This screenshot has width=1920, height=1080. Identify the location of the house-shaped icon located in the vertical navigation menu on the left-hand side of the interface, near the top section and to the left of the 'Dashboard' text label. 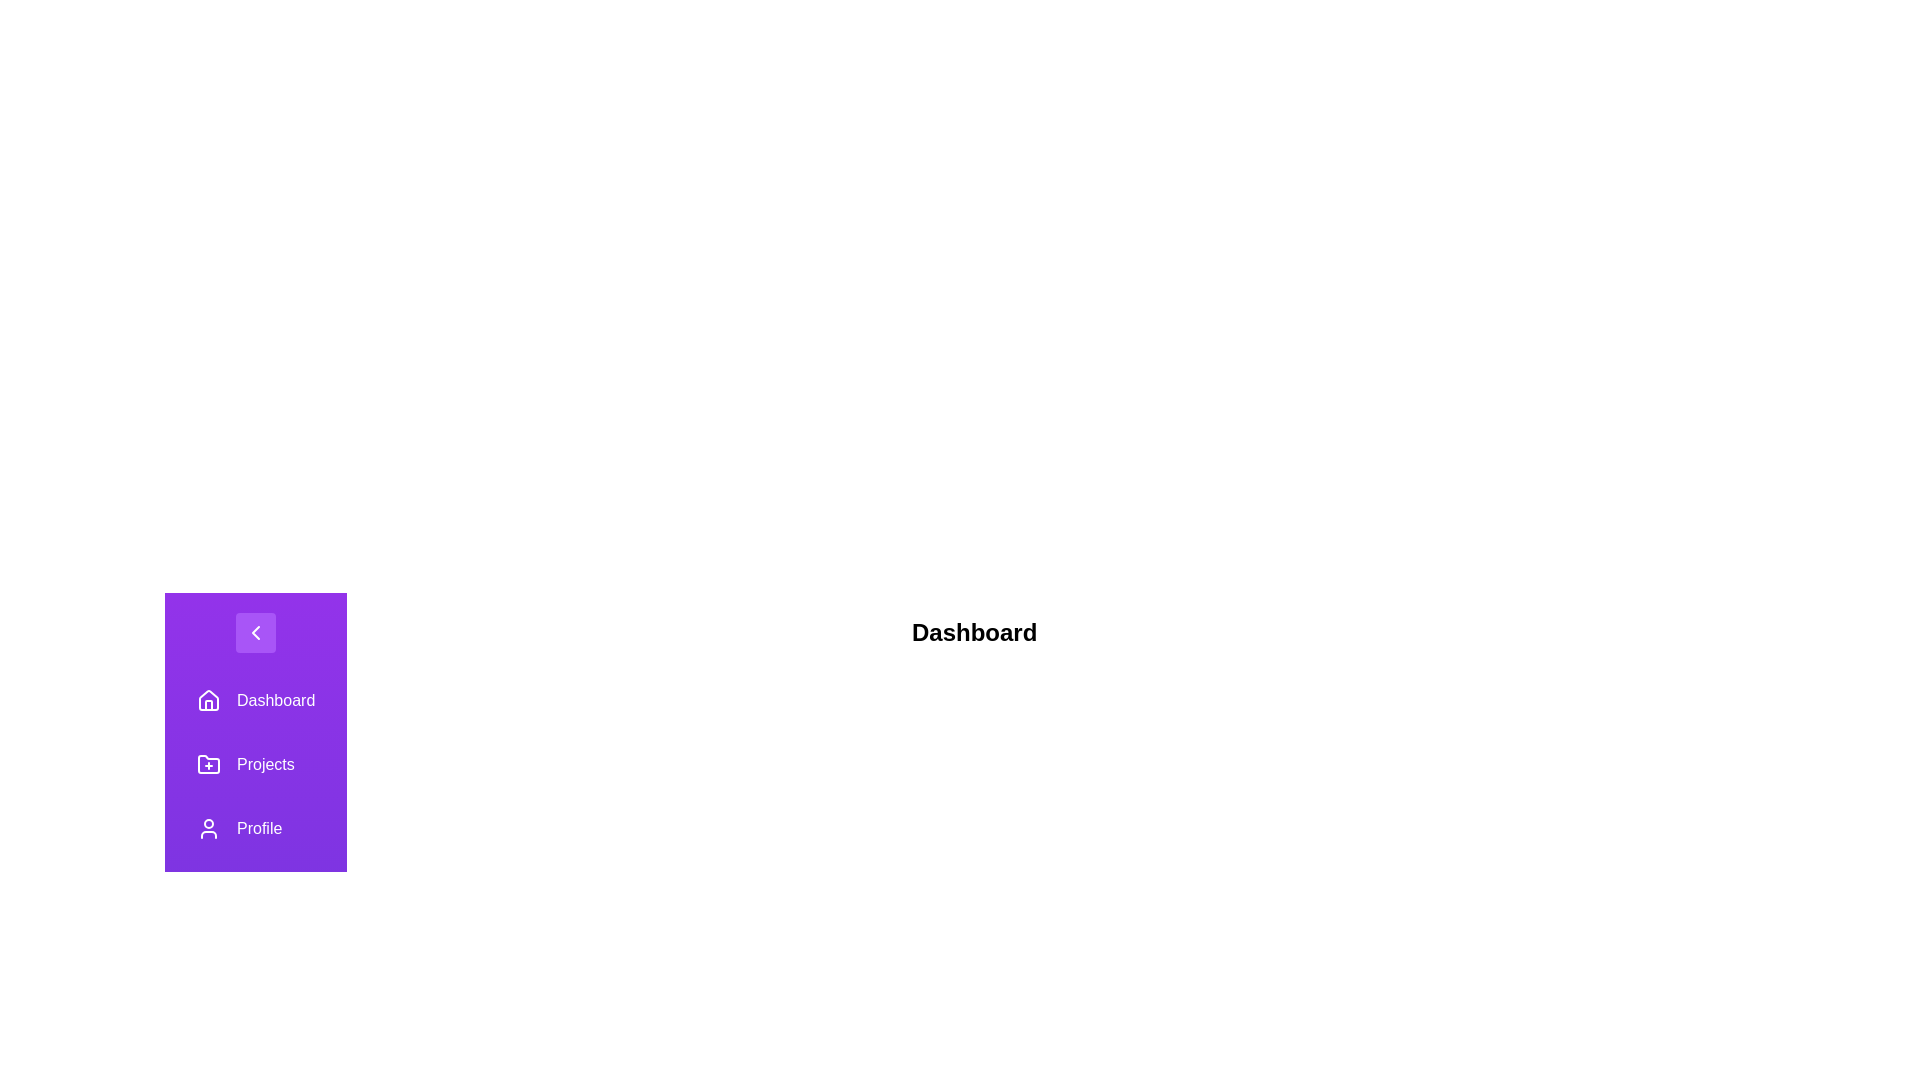
(209, 698).